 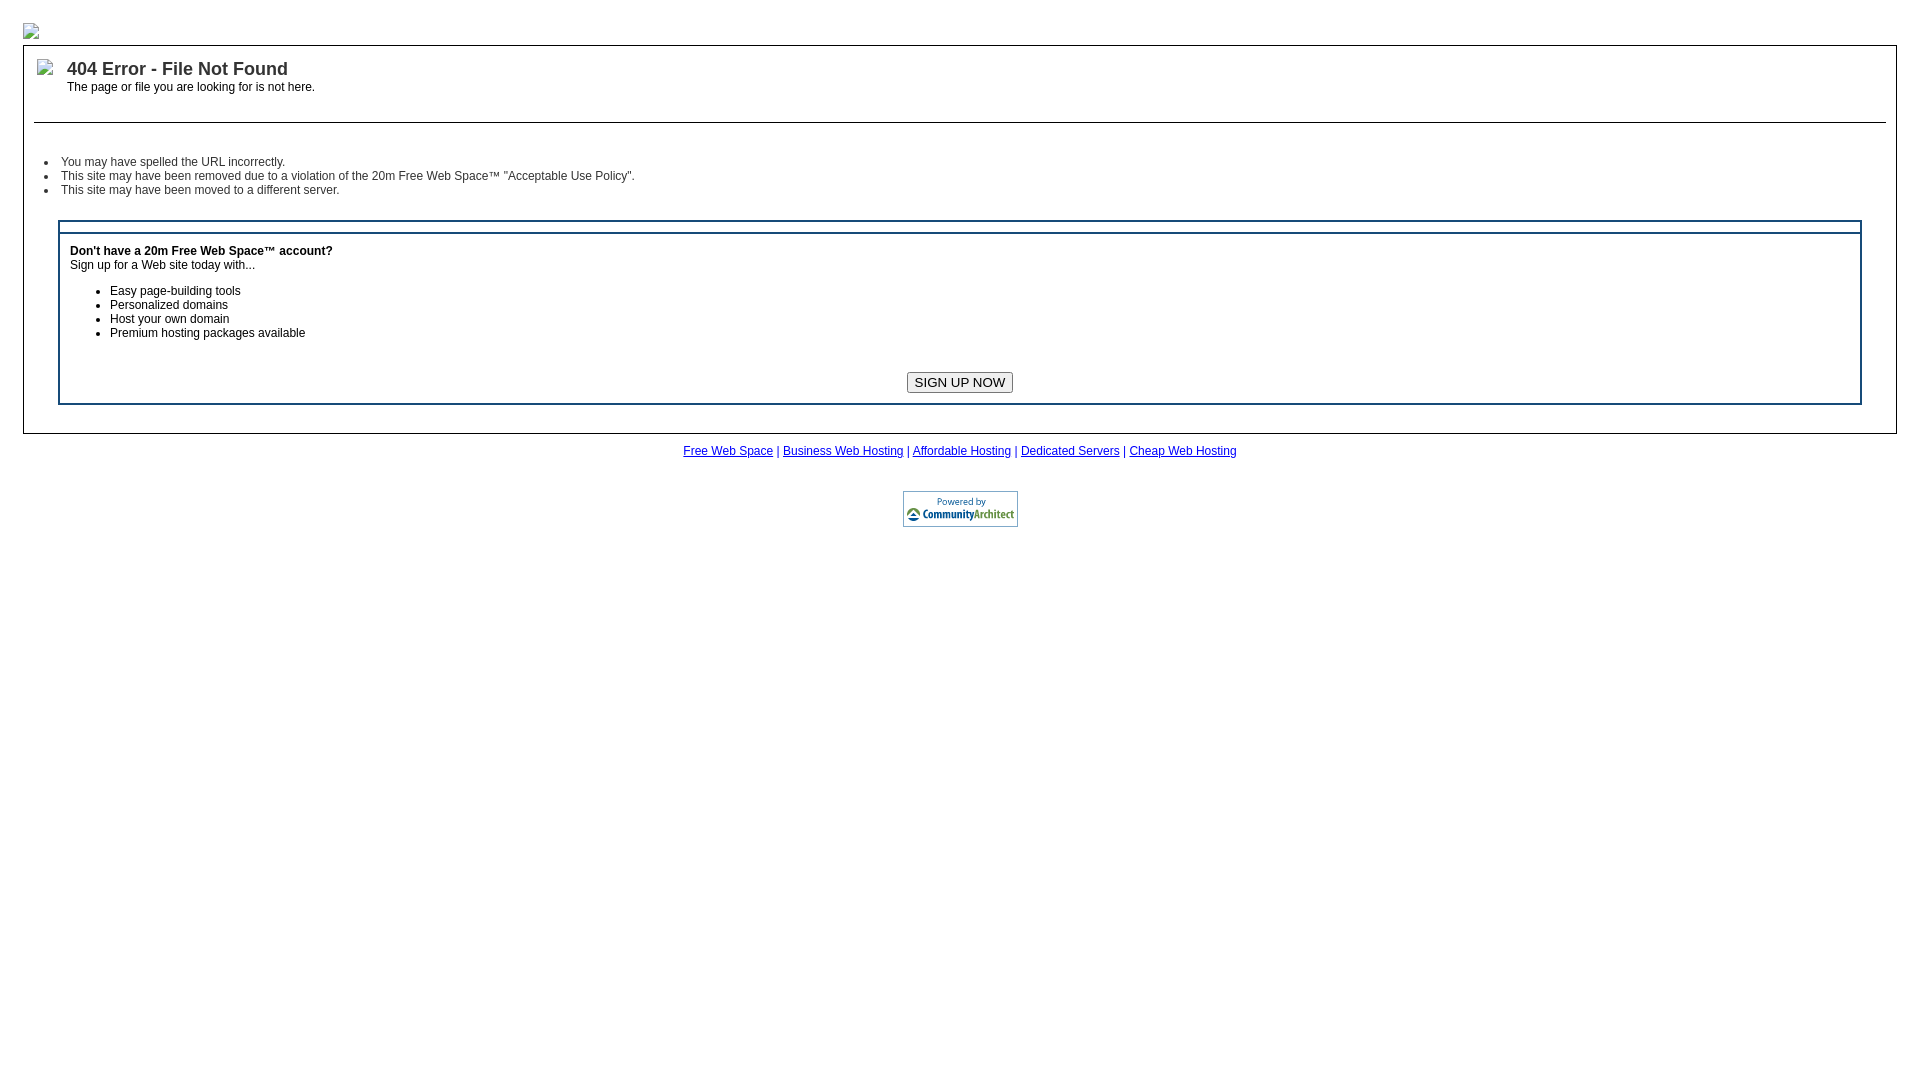 I want to click on 'Cheap Web Hosting', so click(x=1182, y=451).